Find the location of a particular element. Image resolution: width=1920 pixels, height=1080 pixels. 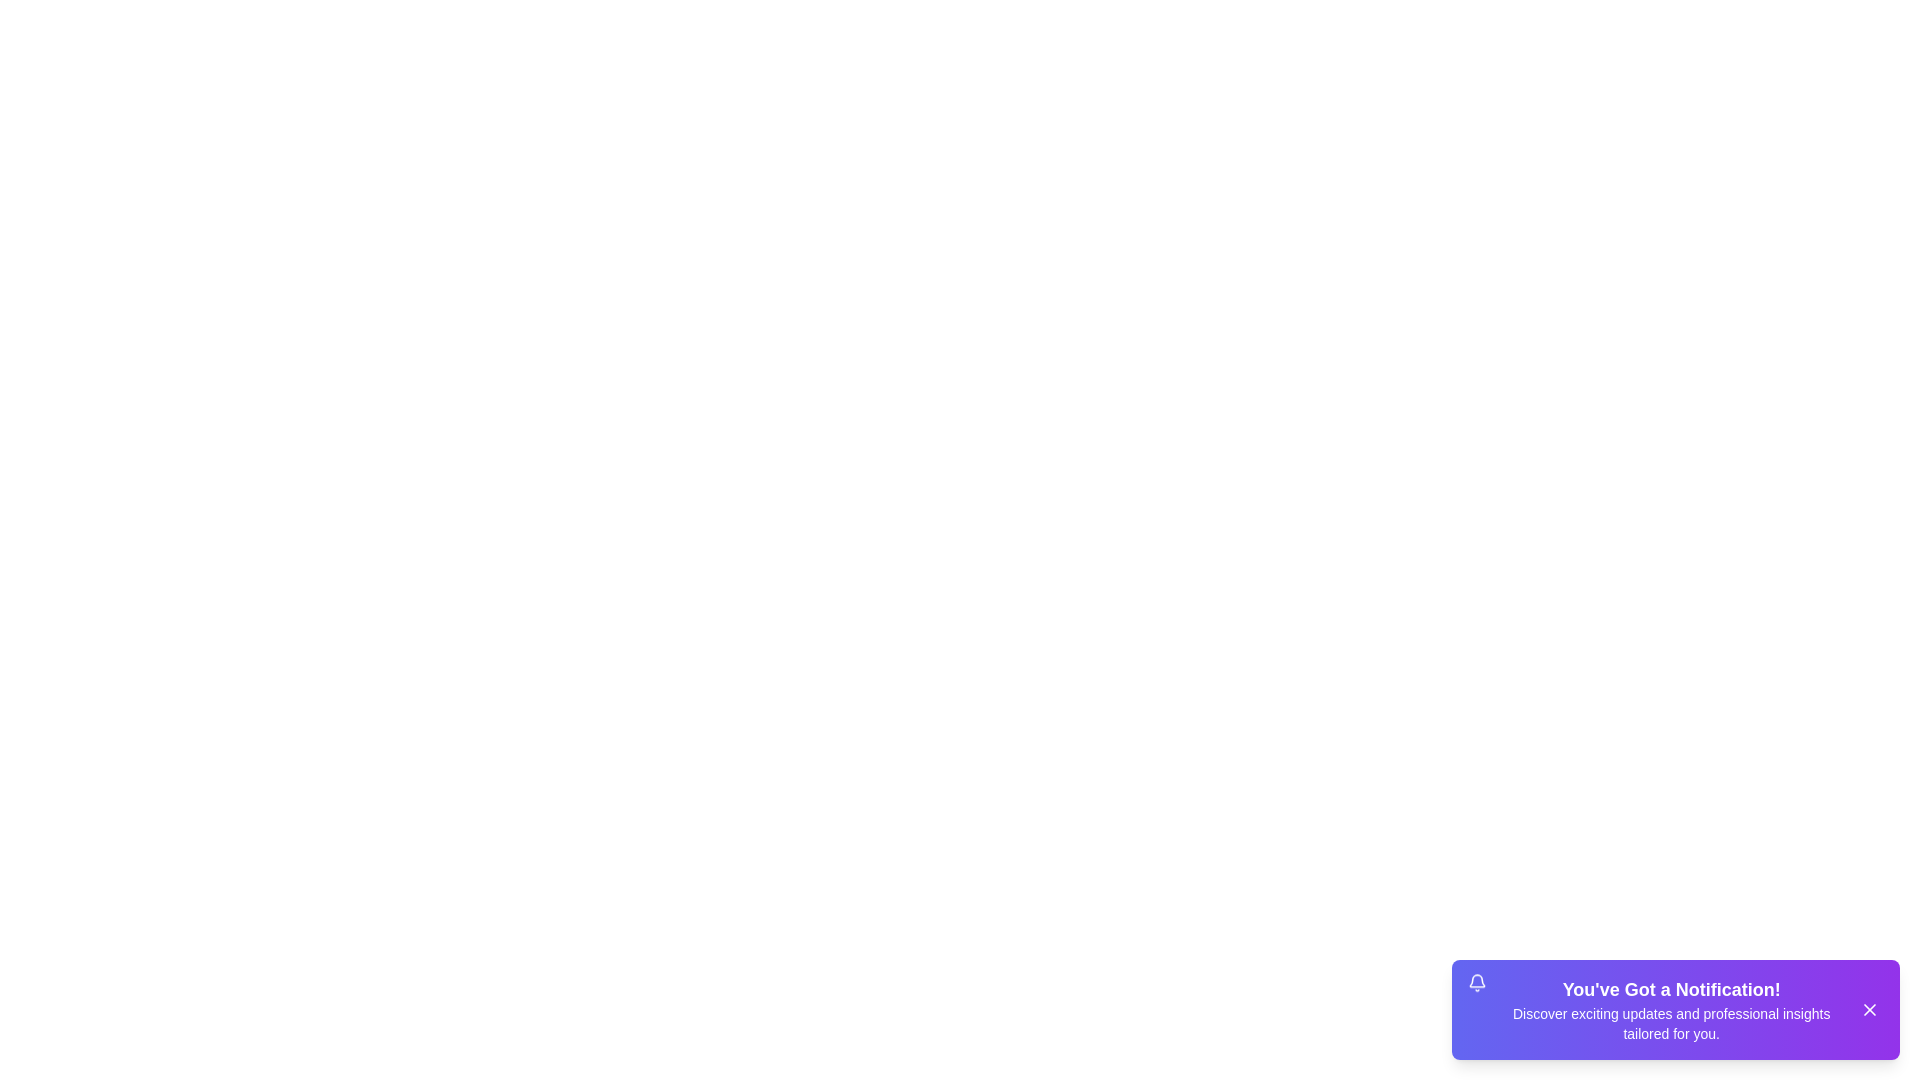

the dismiss button to close the notification is located at coordinates (1869, 1010).